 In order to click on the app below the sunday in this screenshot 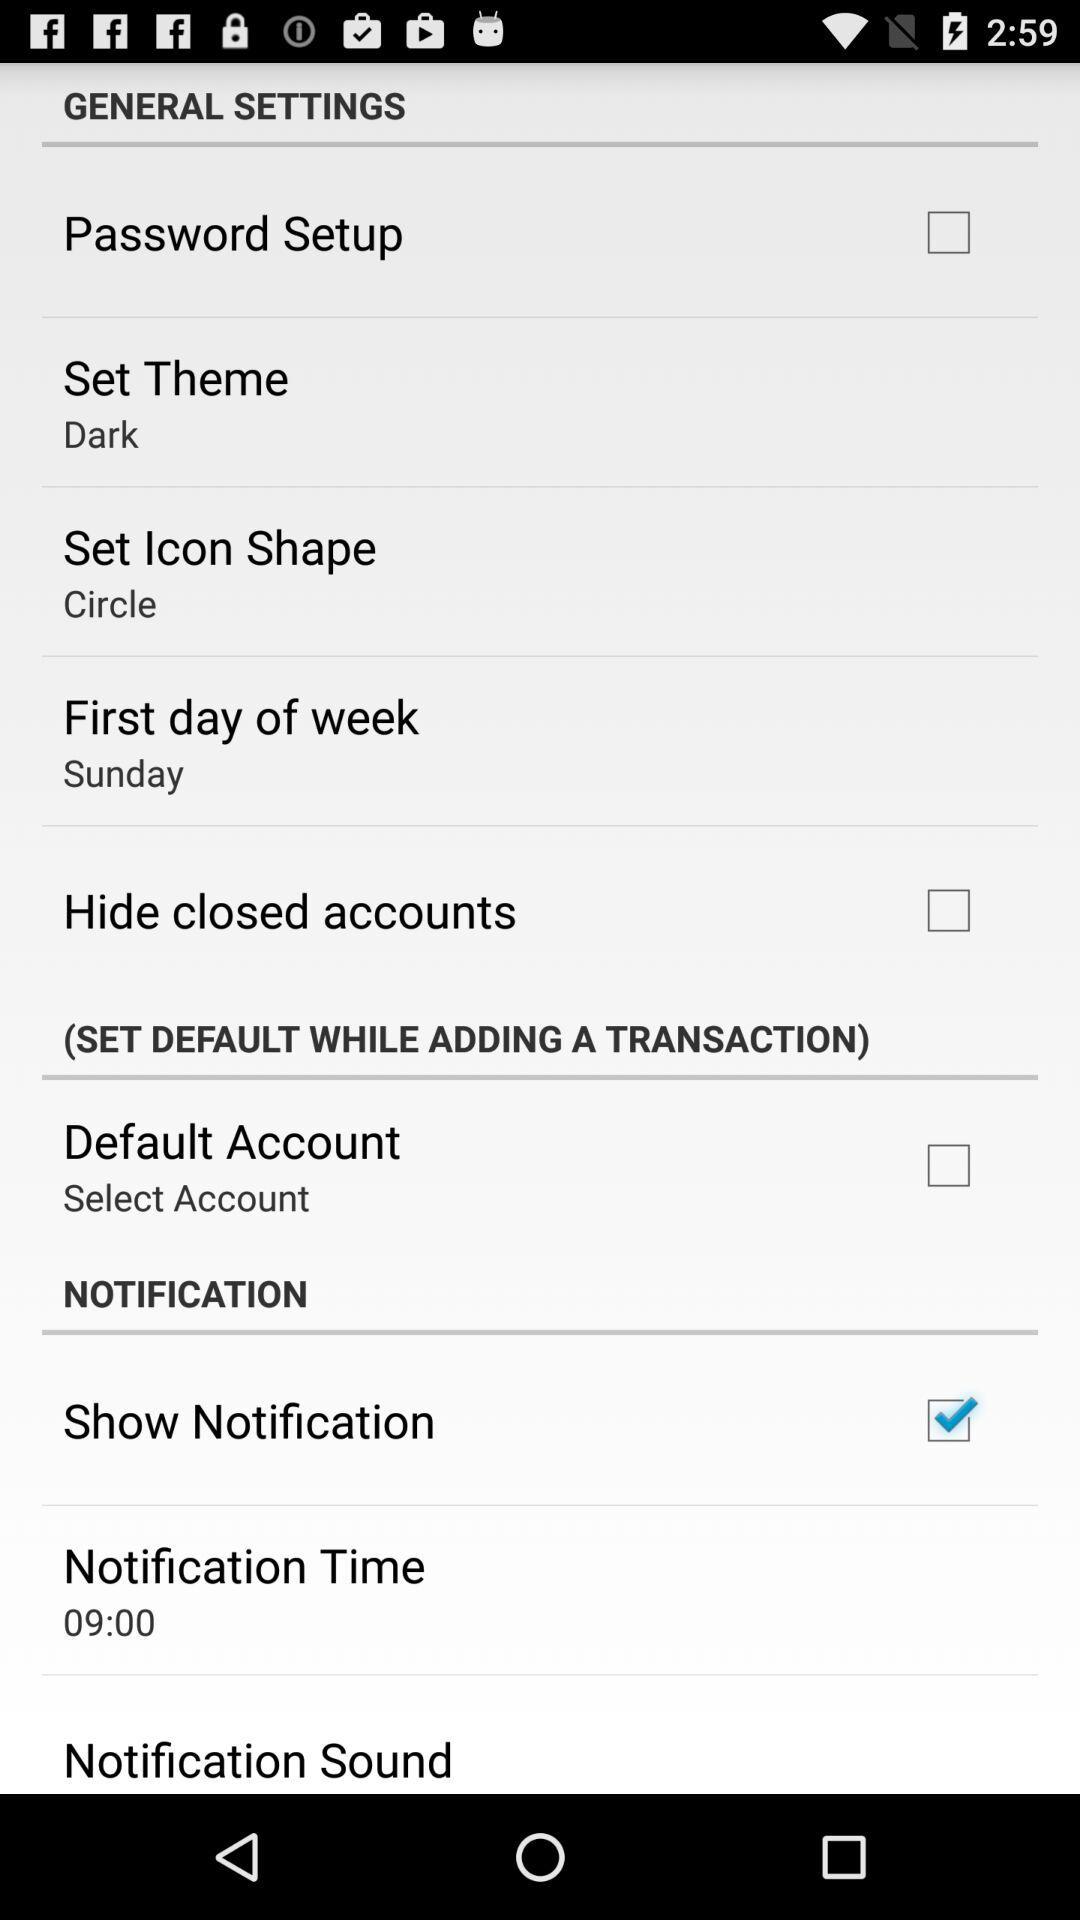, I will do `click(289, 909)`.